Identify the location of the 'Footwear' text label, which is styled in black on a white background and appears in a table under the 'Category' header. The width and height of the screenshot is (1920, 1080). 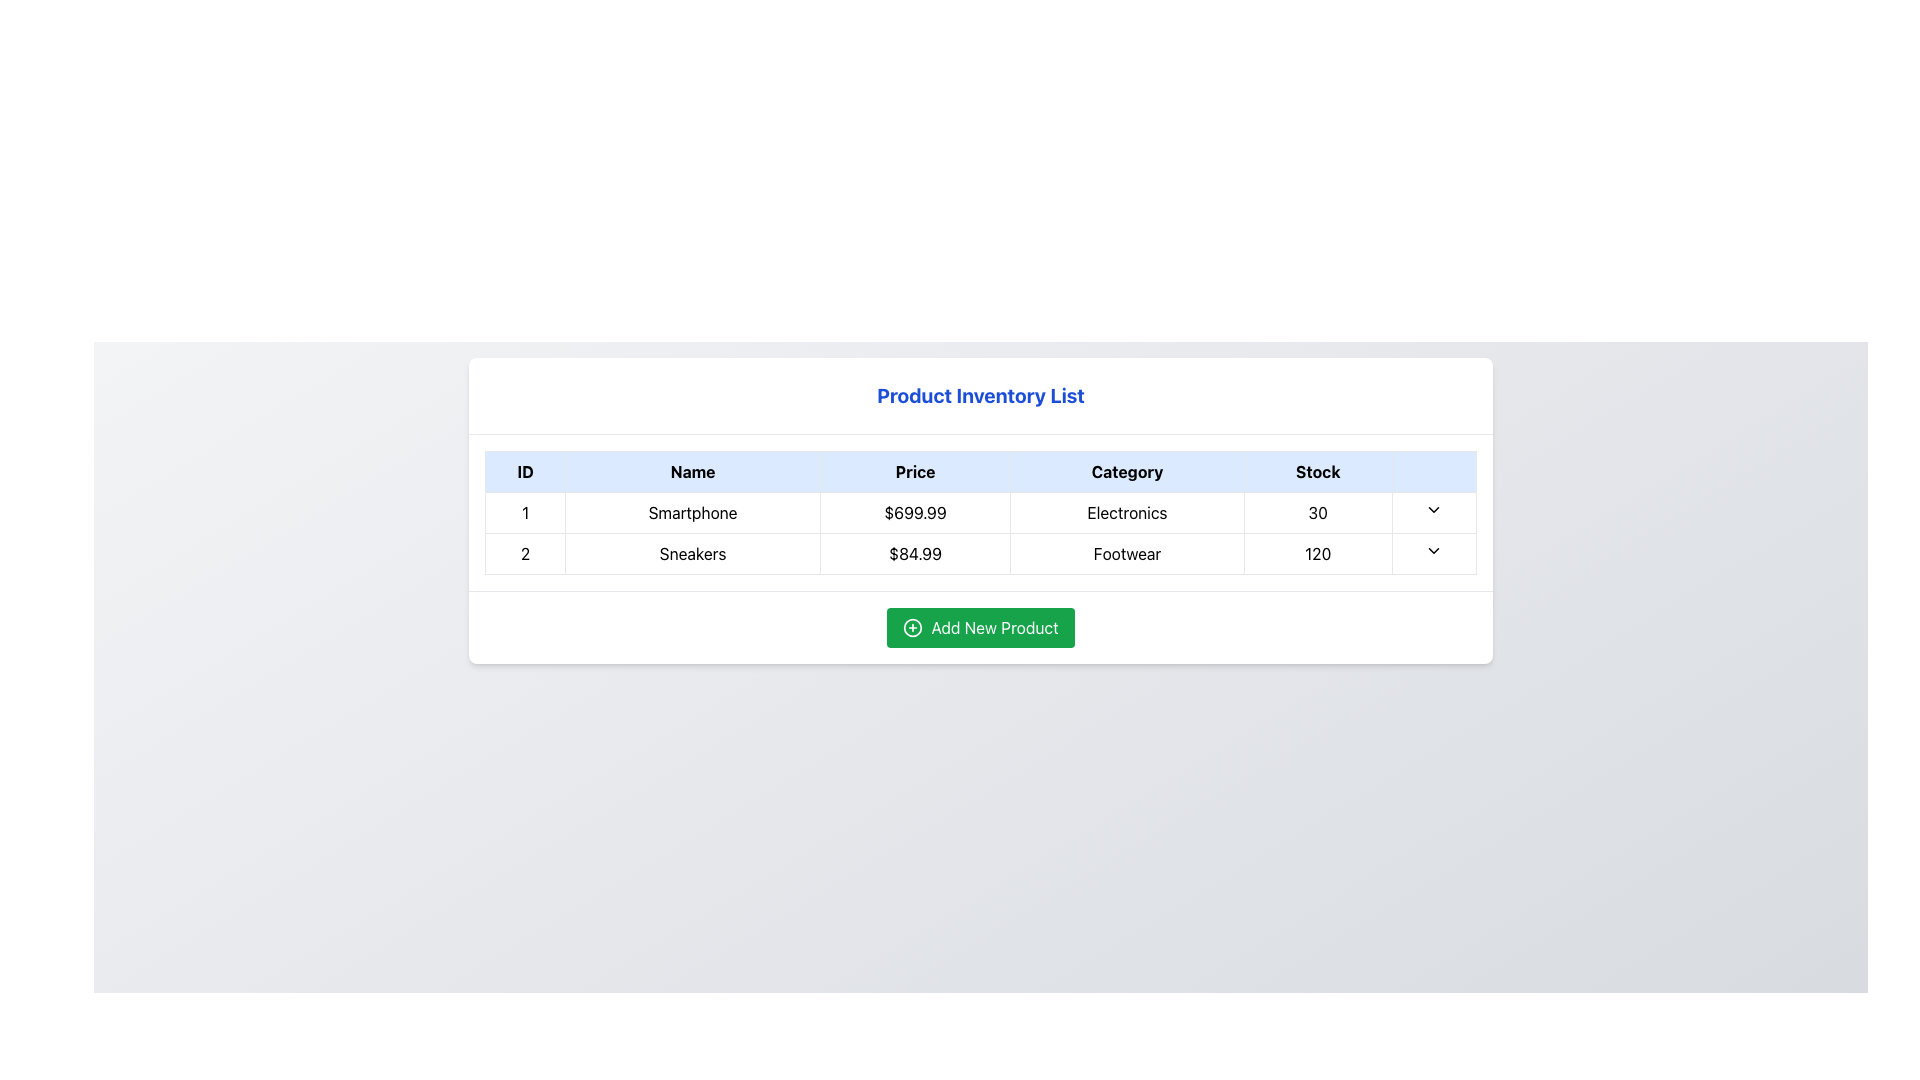
(1127, 554).